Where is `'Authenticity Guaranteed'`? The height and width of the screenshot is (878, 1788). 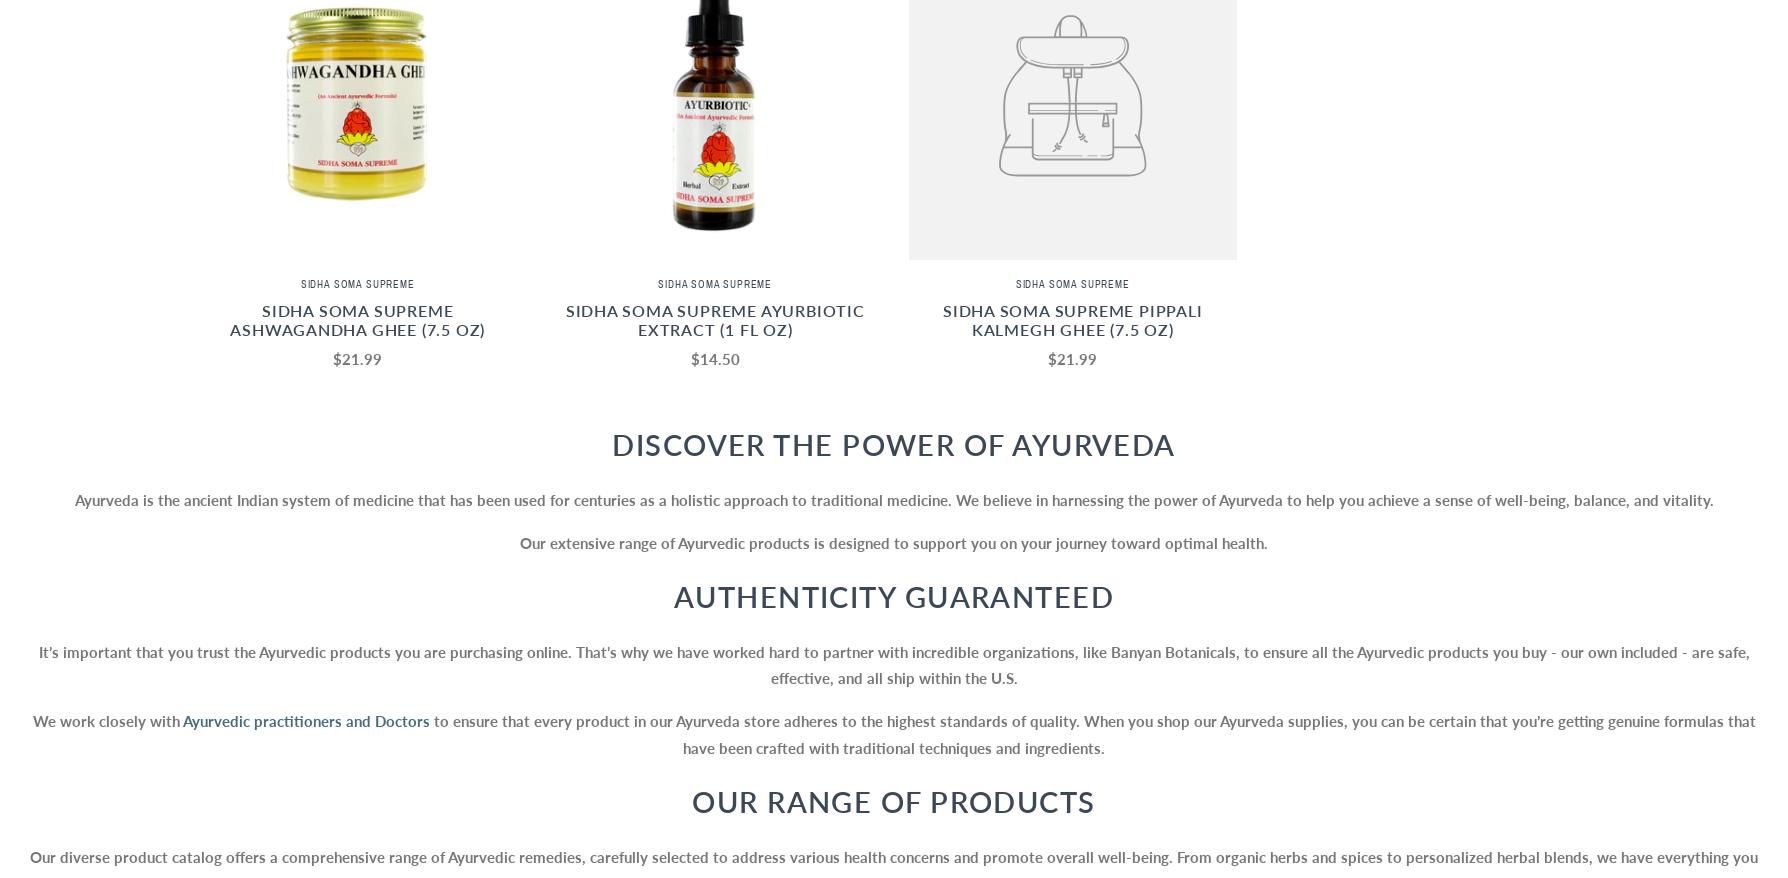 'Authenticity Guaranteed' is located at coordinates (892, 596).